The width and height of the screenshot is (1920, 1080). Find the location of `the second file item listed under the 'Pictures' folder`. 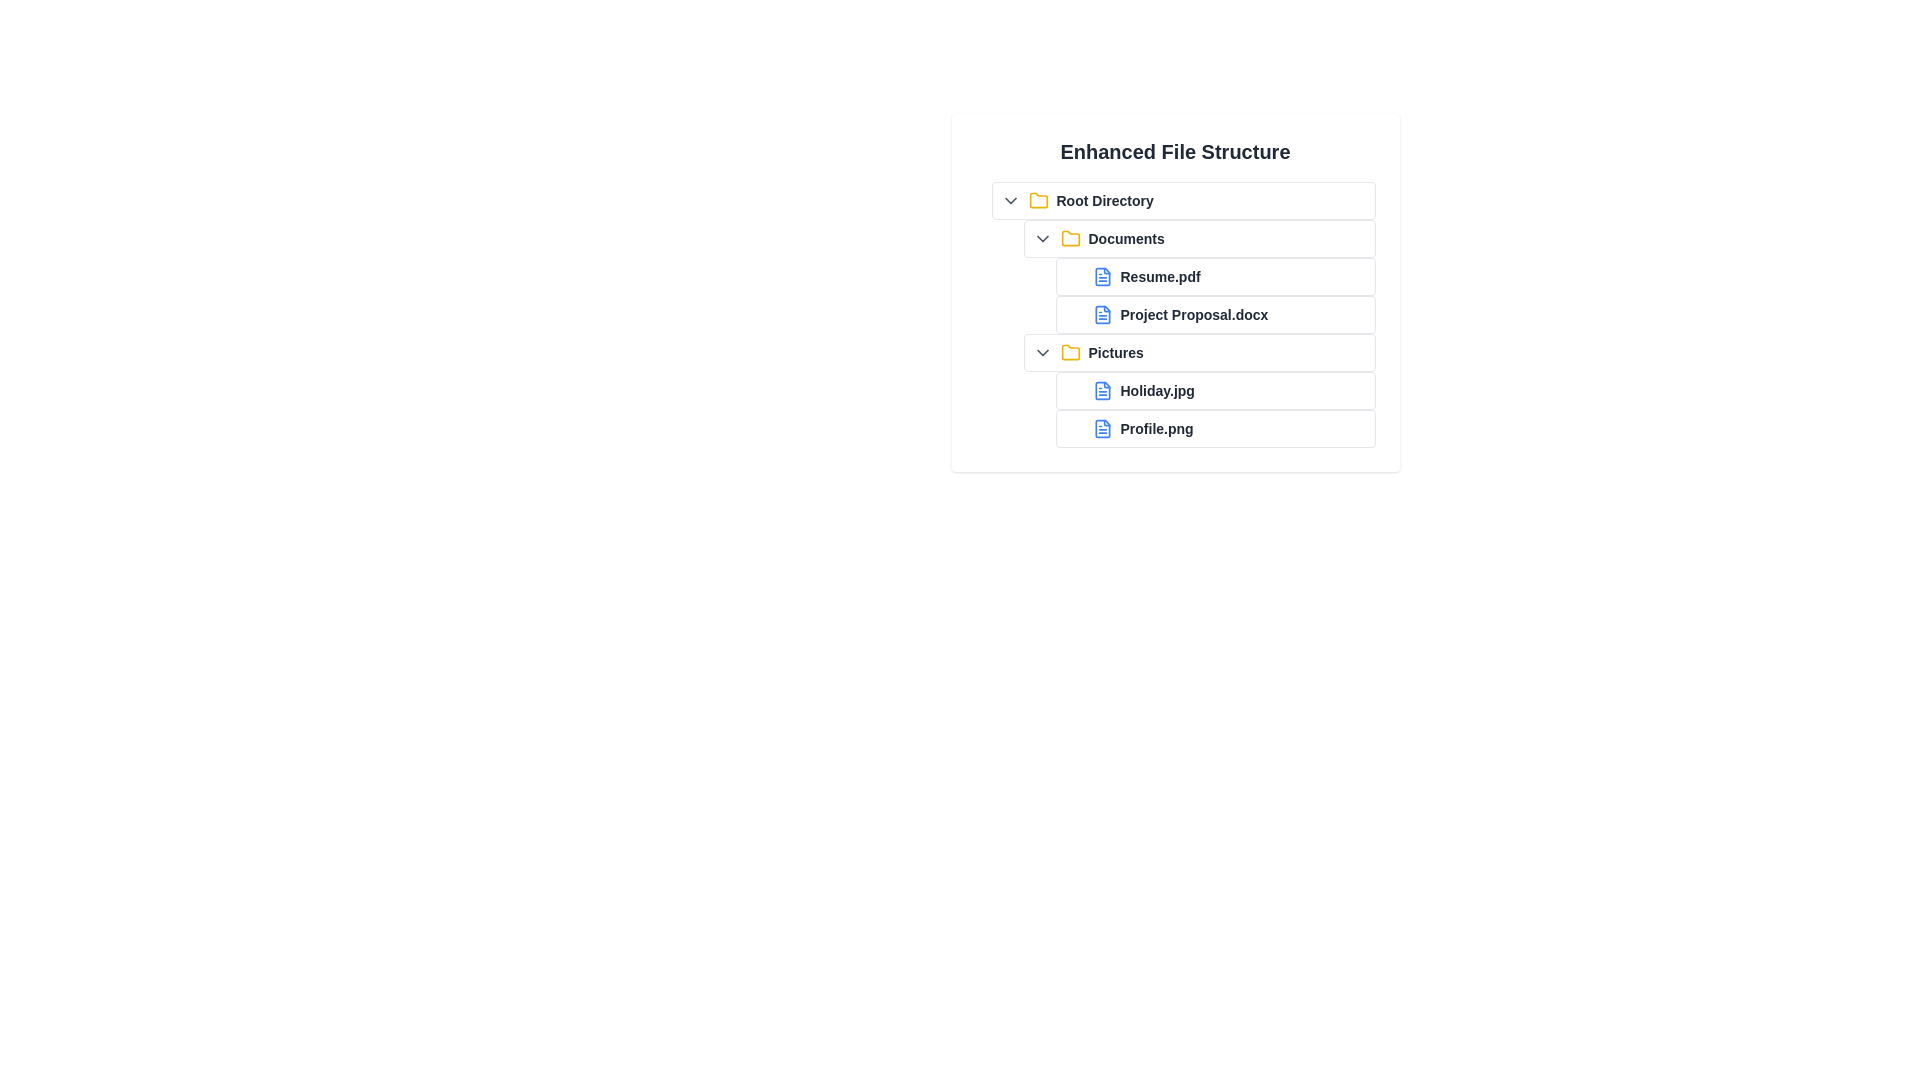

the second file item listed under the 'Pictures' folder is located at coordinates (1206, 427).